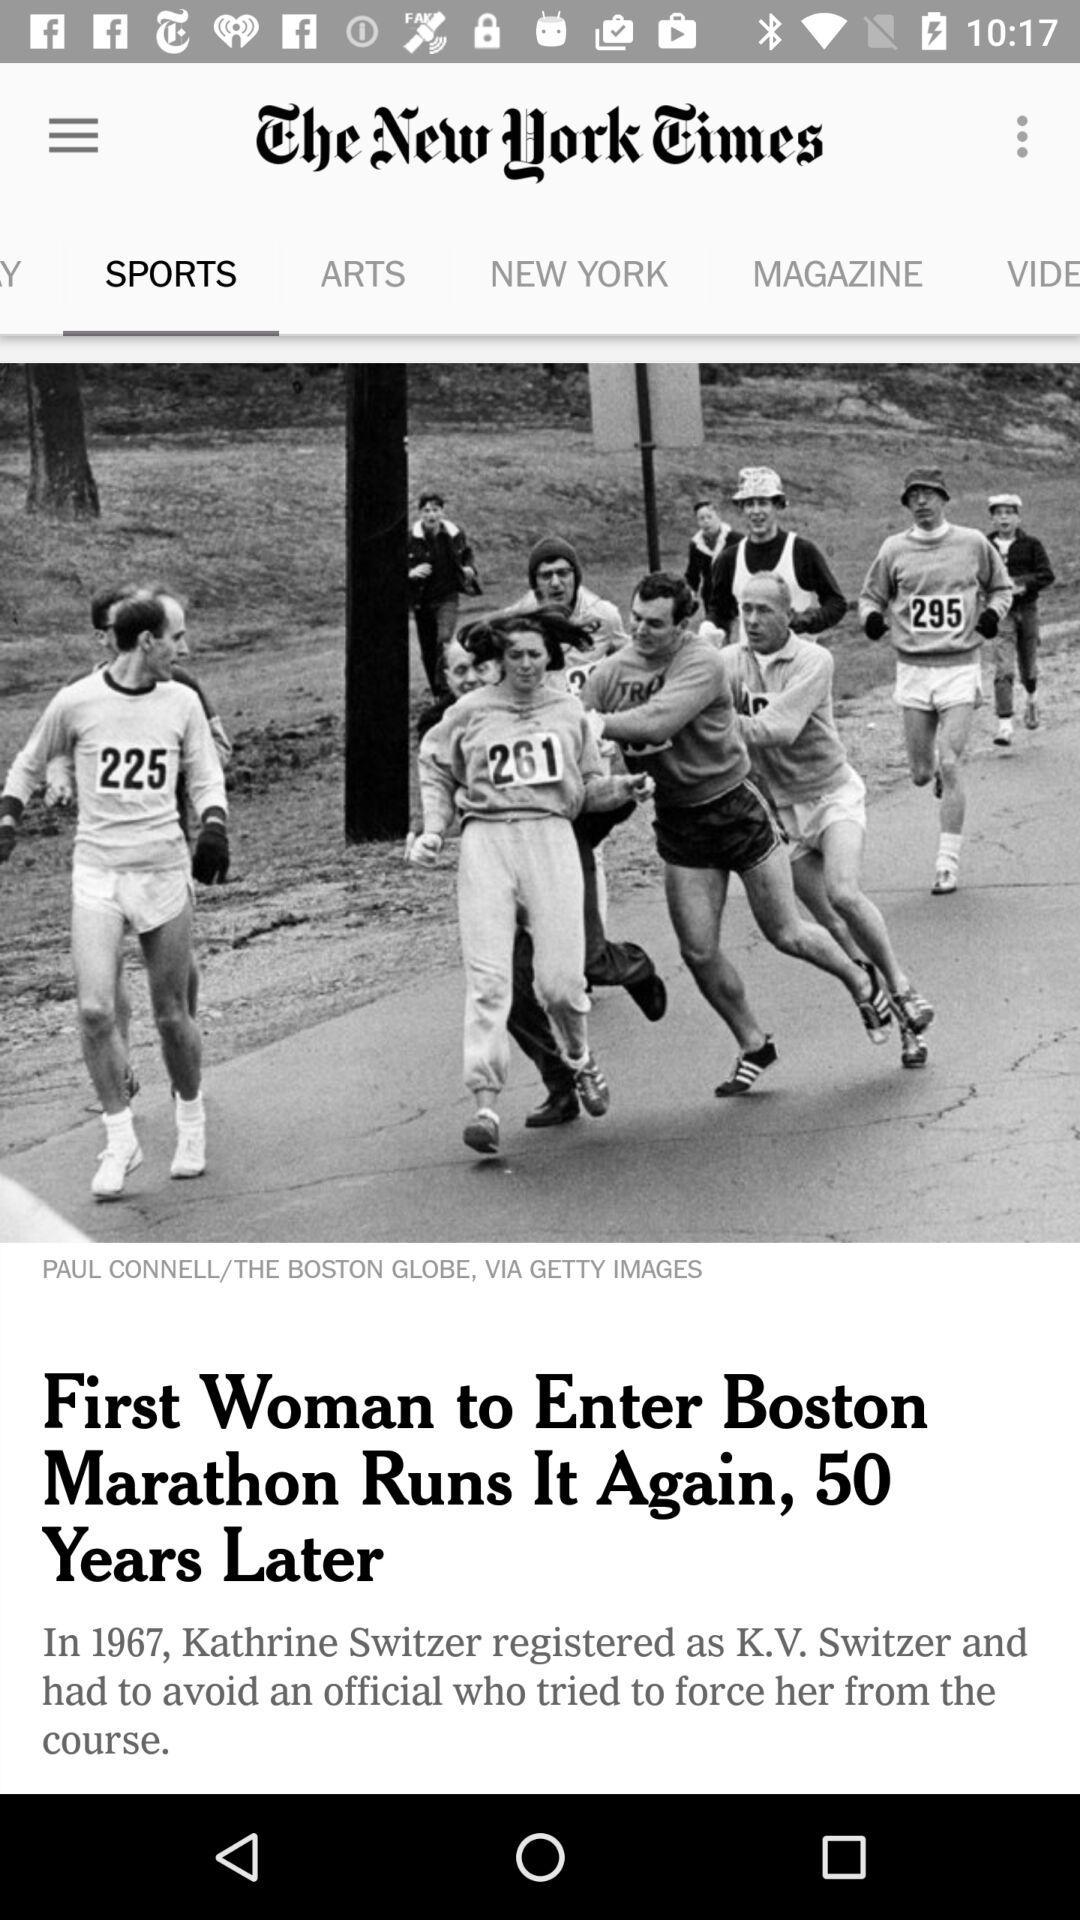 The image size is (1080, 1920). I want to click on item next to business day icon, so click(169, 272).